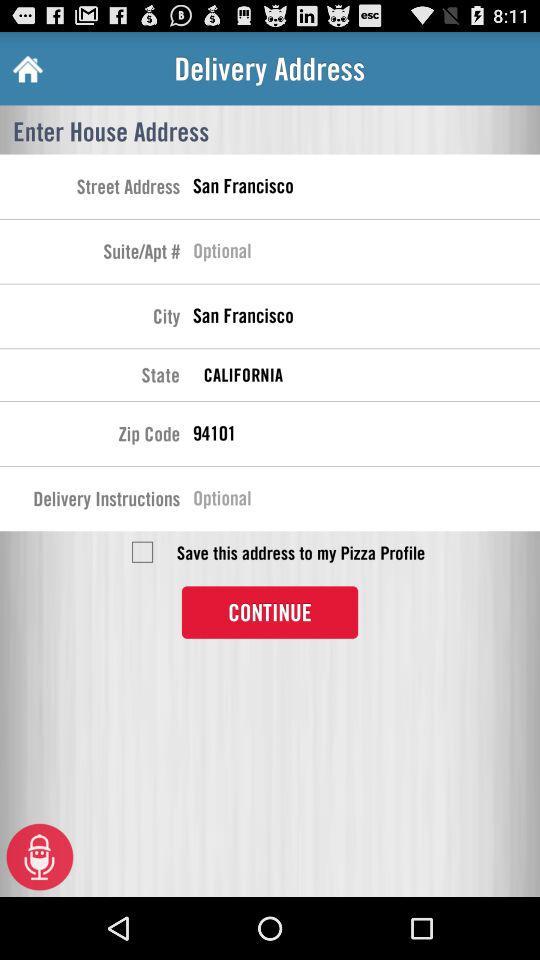  I want to click on instructions for delivery, so click(365, 500).